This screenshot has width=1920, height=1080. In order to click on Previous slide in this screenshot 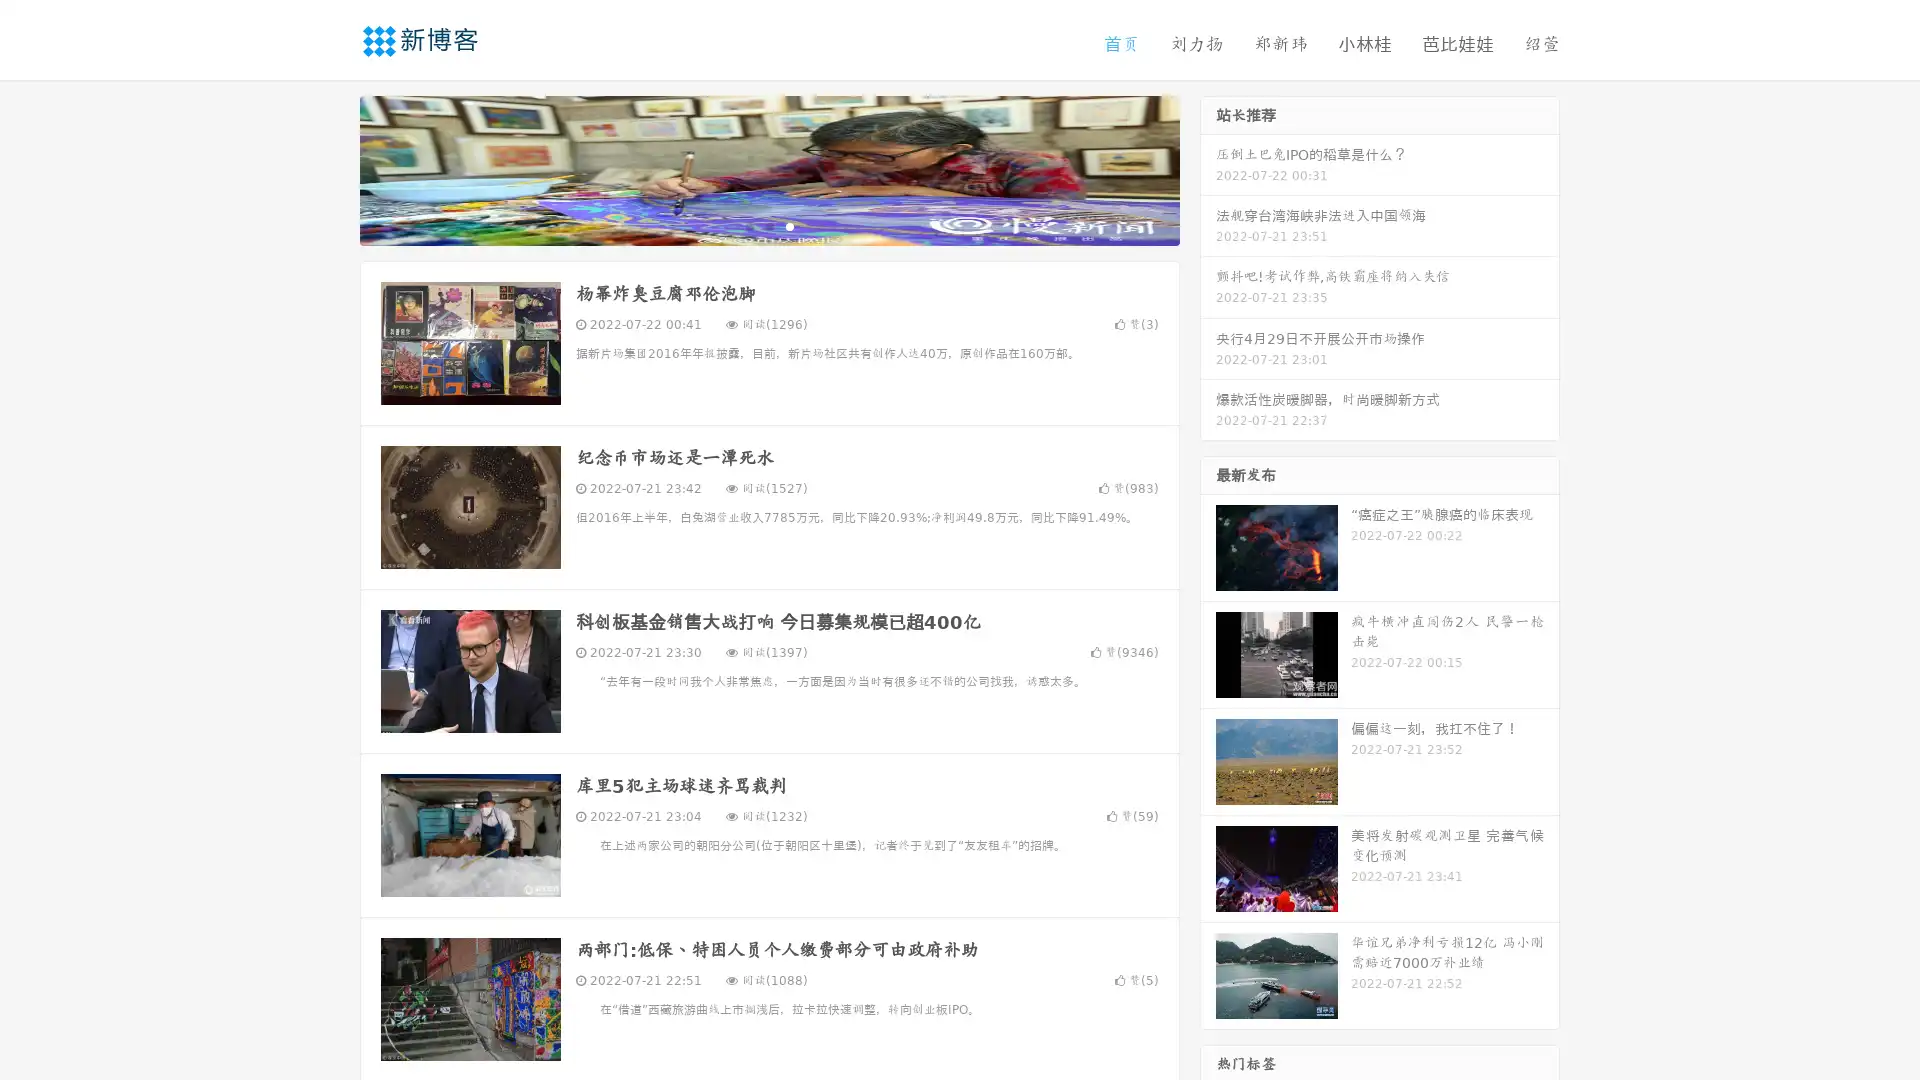, I will do `click(330, 168)`.